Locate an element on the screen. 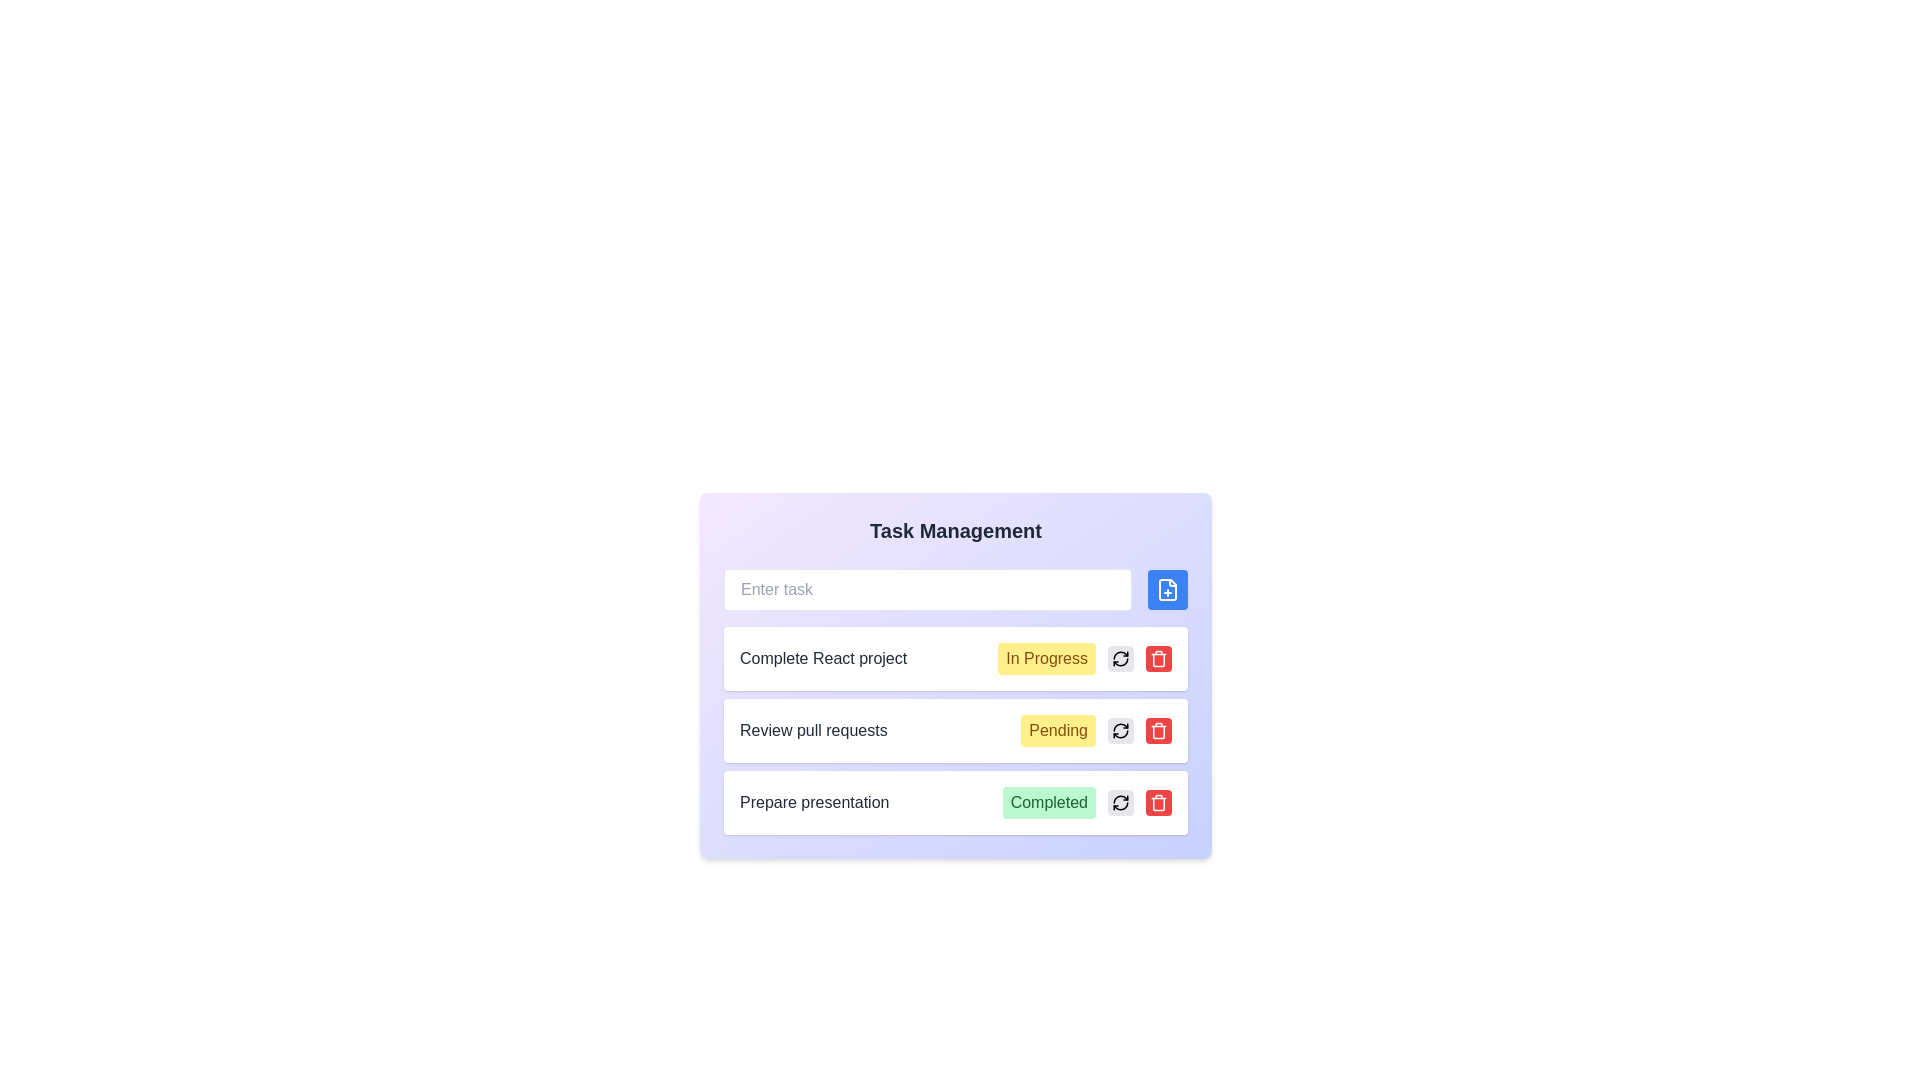 This screenshot has height=1080, width=1920. the trash can icon button with a red fill and white outlines is located at coordinates (1158, 659).